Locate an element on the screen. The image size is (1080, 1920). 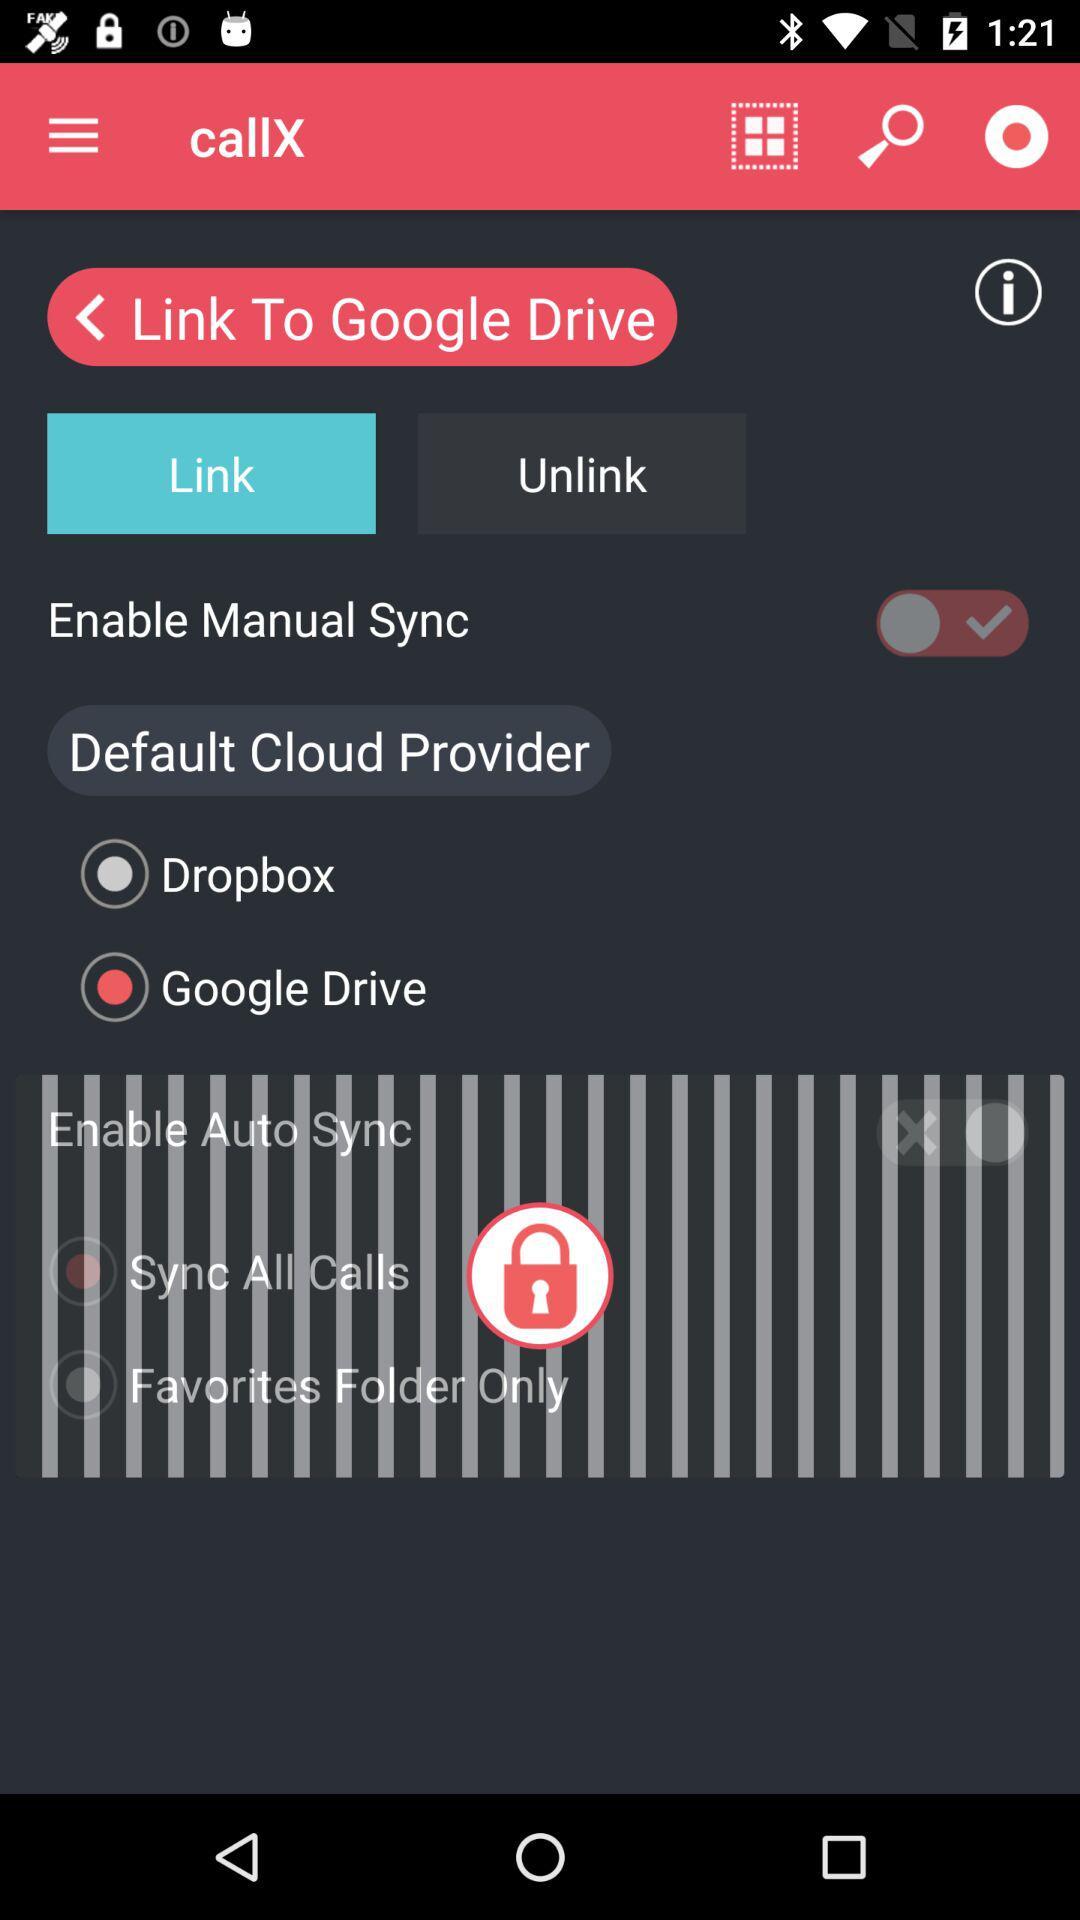
the info icon is located at coordinates (1015, 272).